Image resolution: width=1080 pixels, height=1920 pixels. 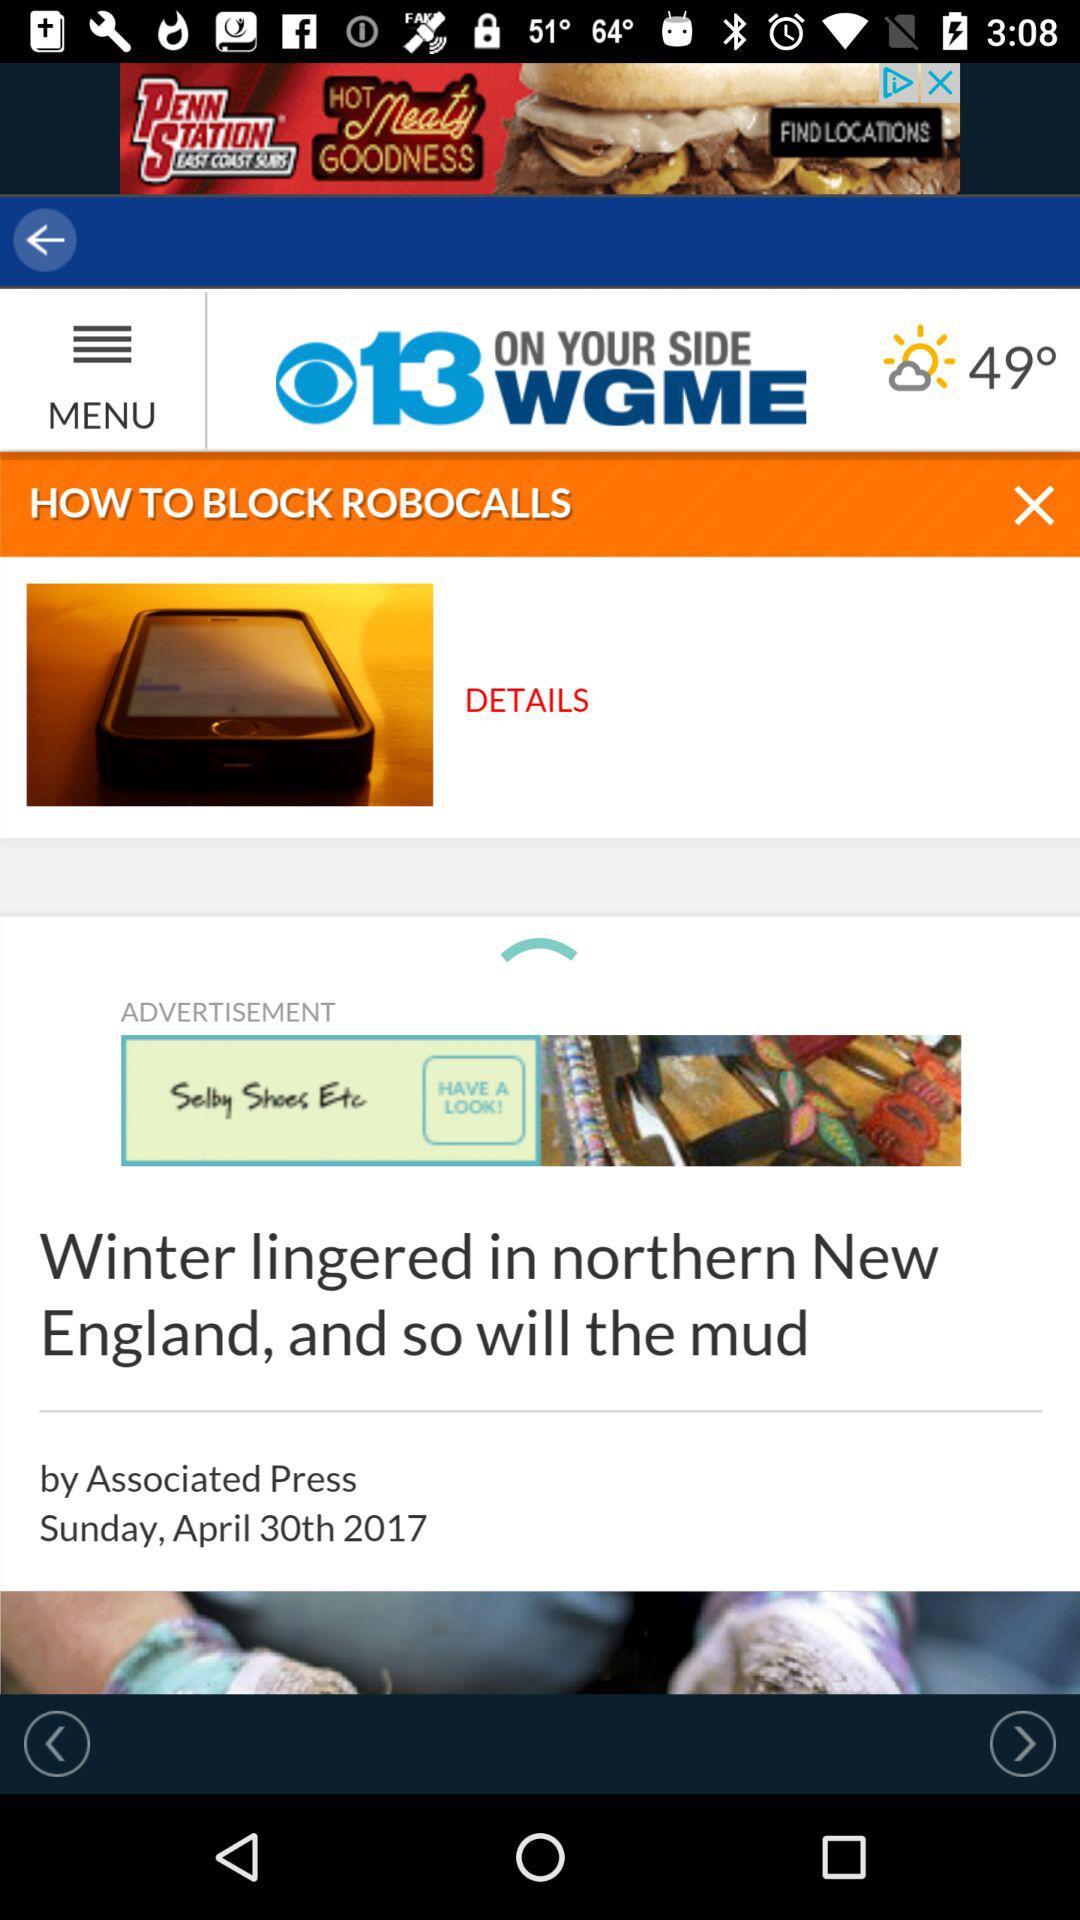 What do you see at coordinates (131, 240) in the screenshot?
I see `the arrow_backward icon` at bounding box center [131, 240].